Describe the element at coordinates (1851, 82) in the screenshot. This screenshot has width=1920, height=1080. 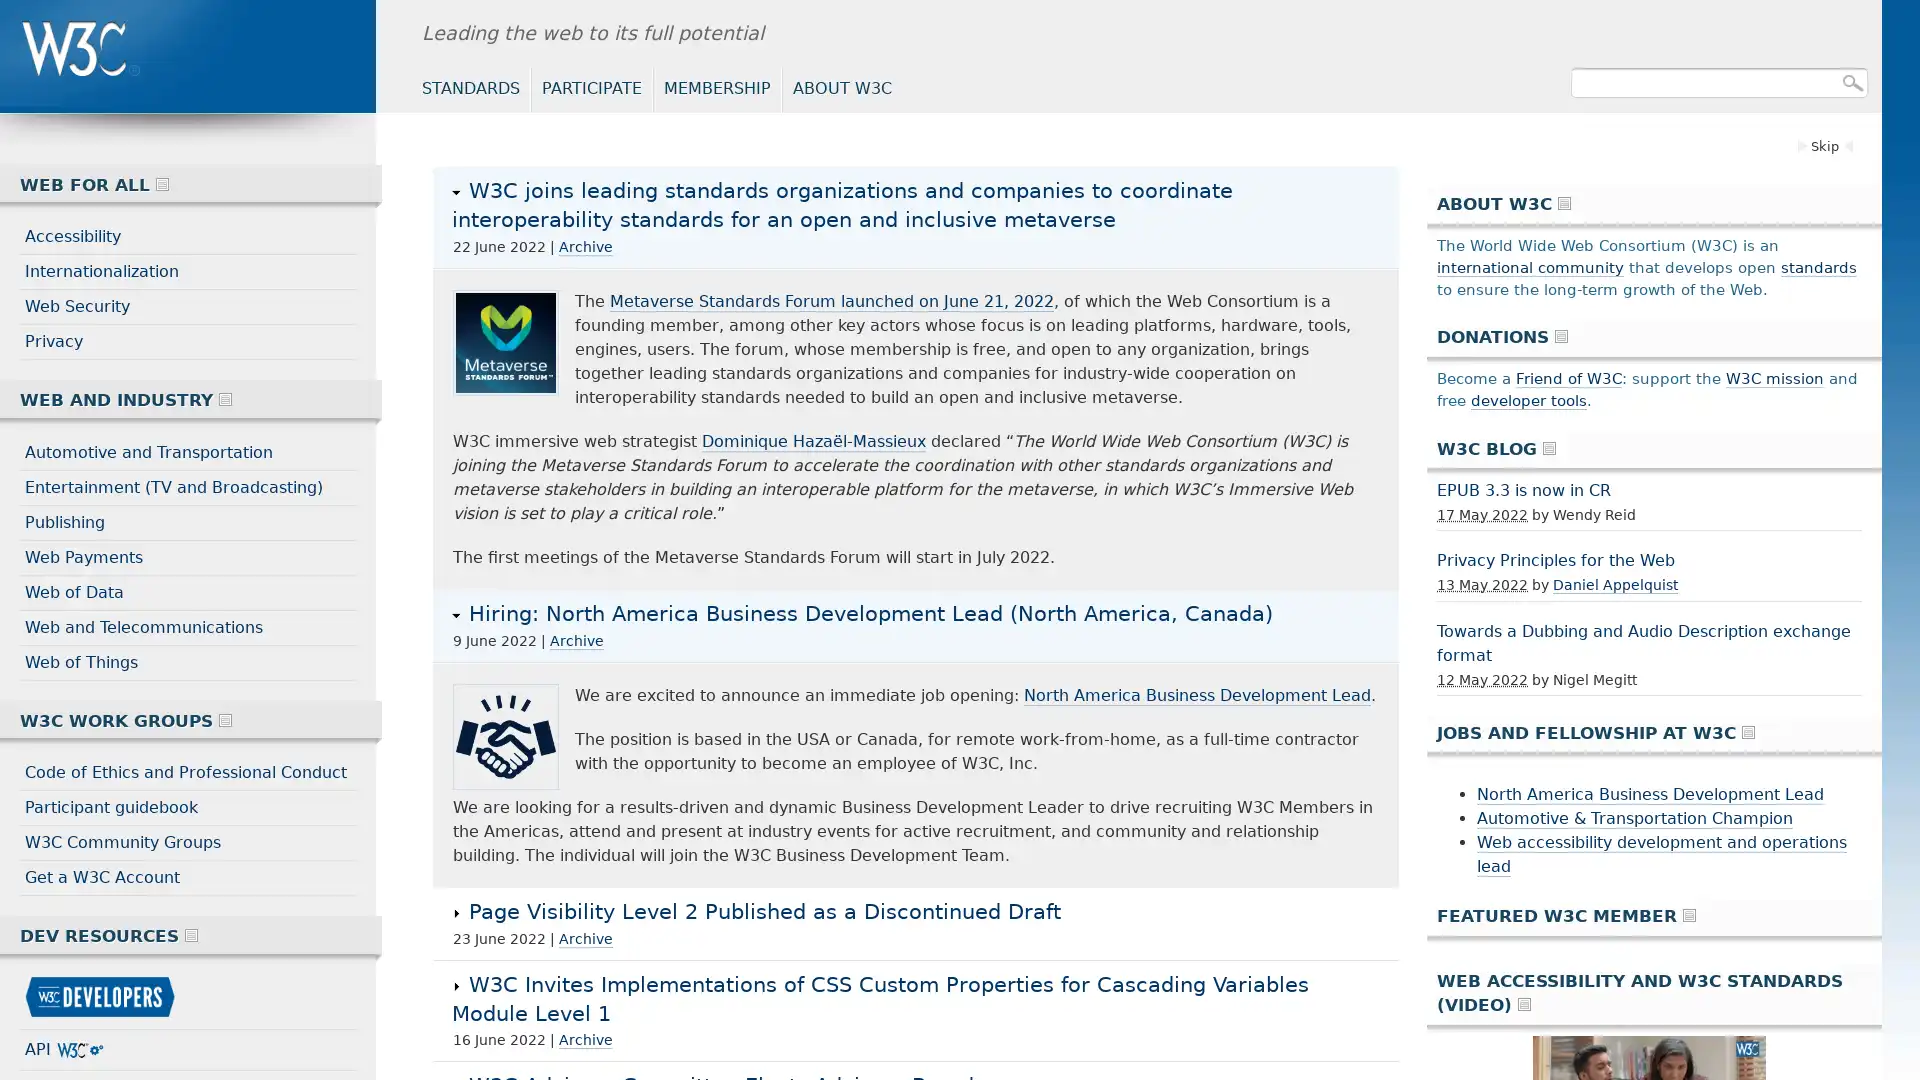
I see `Search` at that location.